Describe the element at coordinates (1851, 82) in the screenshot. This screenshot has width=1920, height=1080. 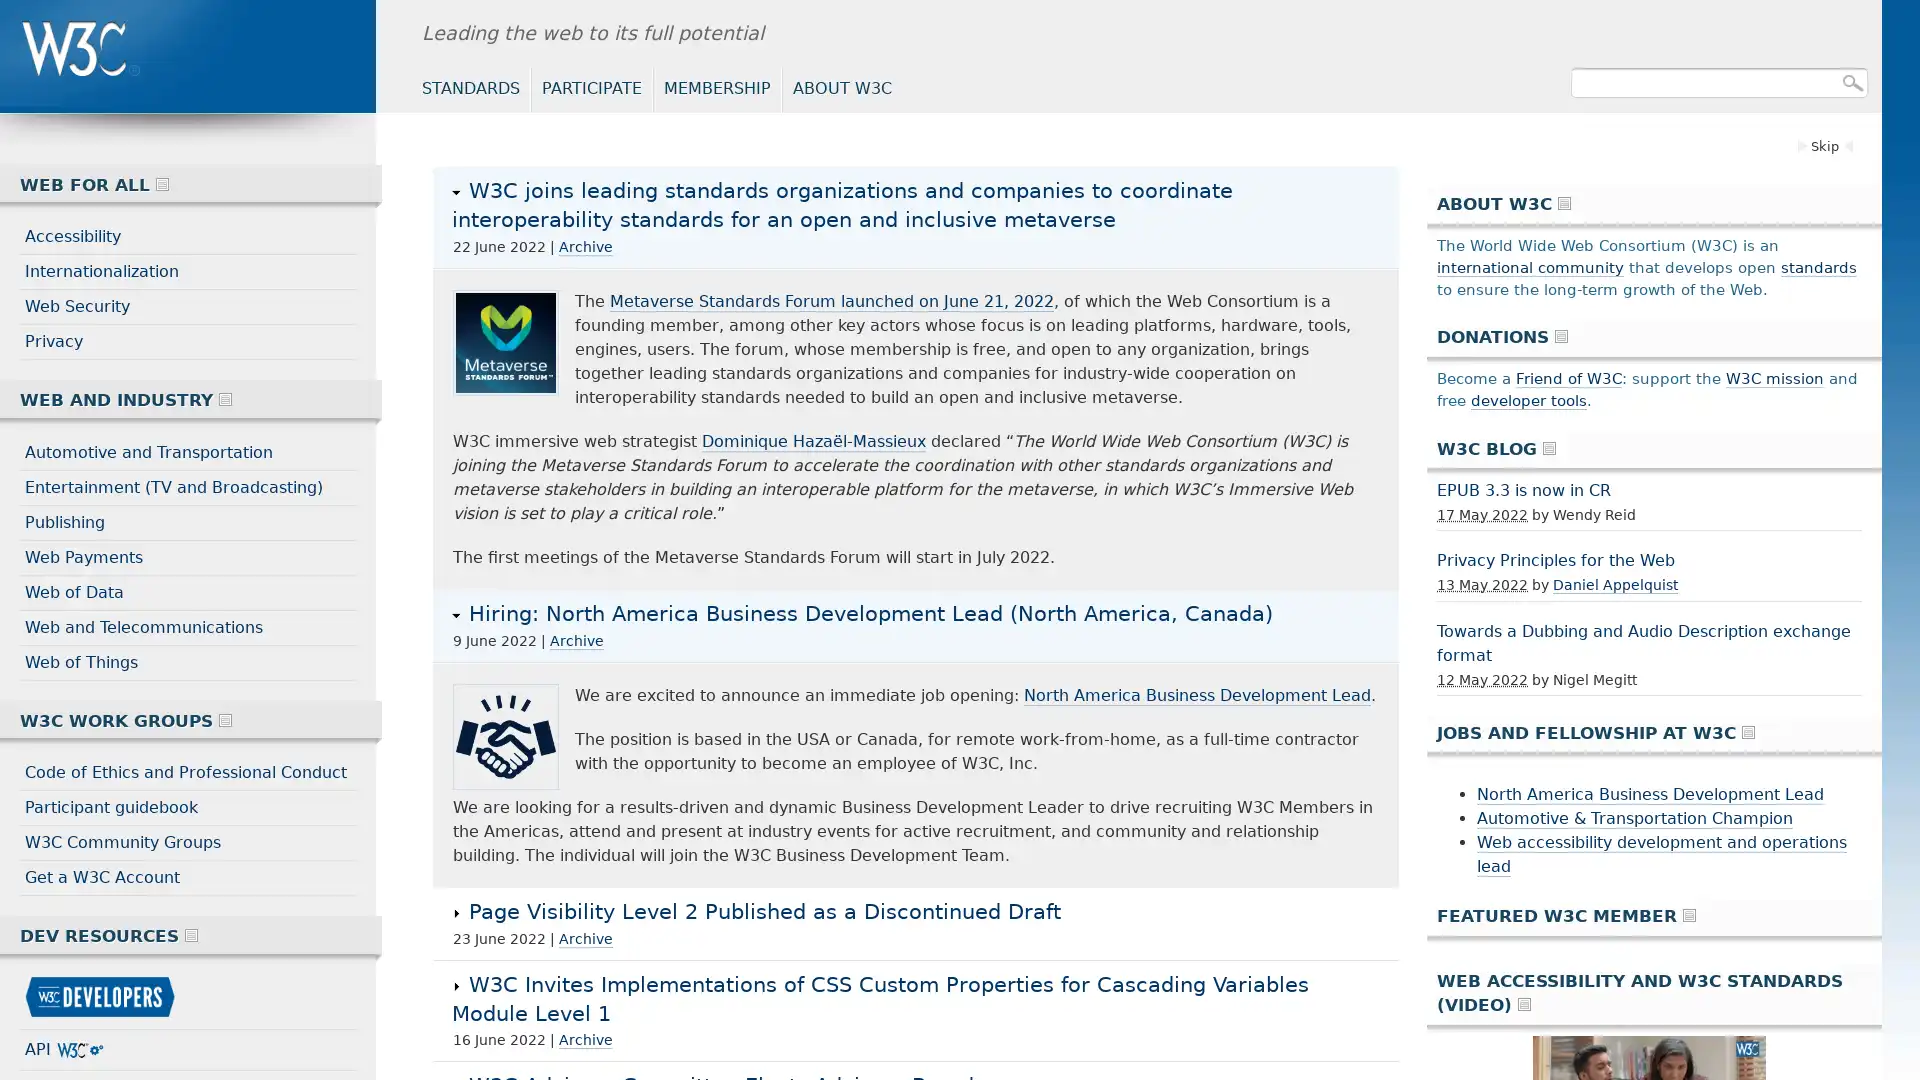
I see `Search` at that location.